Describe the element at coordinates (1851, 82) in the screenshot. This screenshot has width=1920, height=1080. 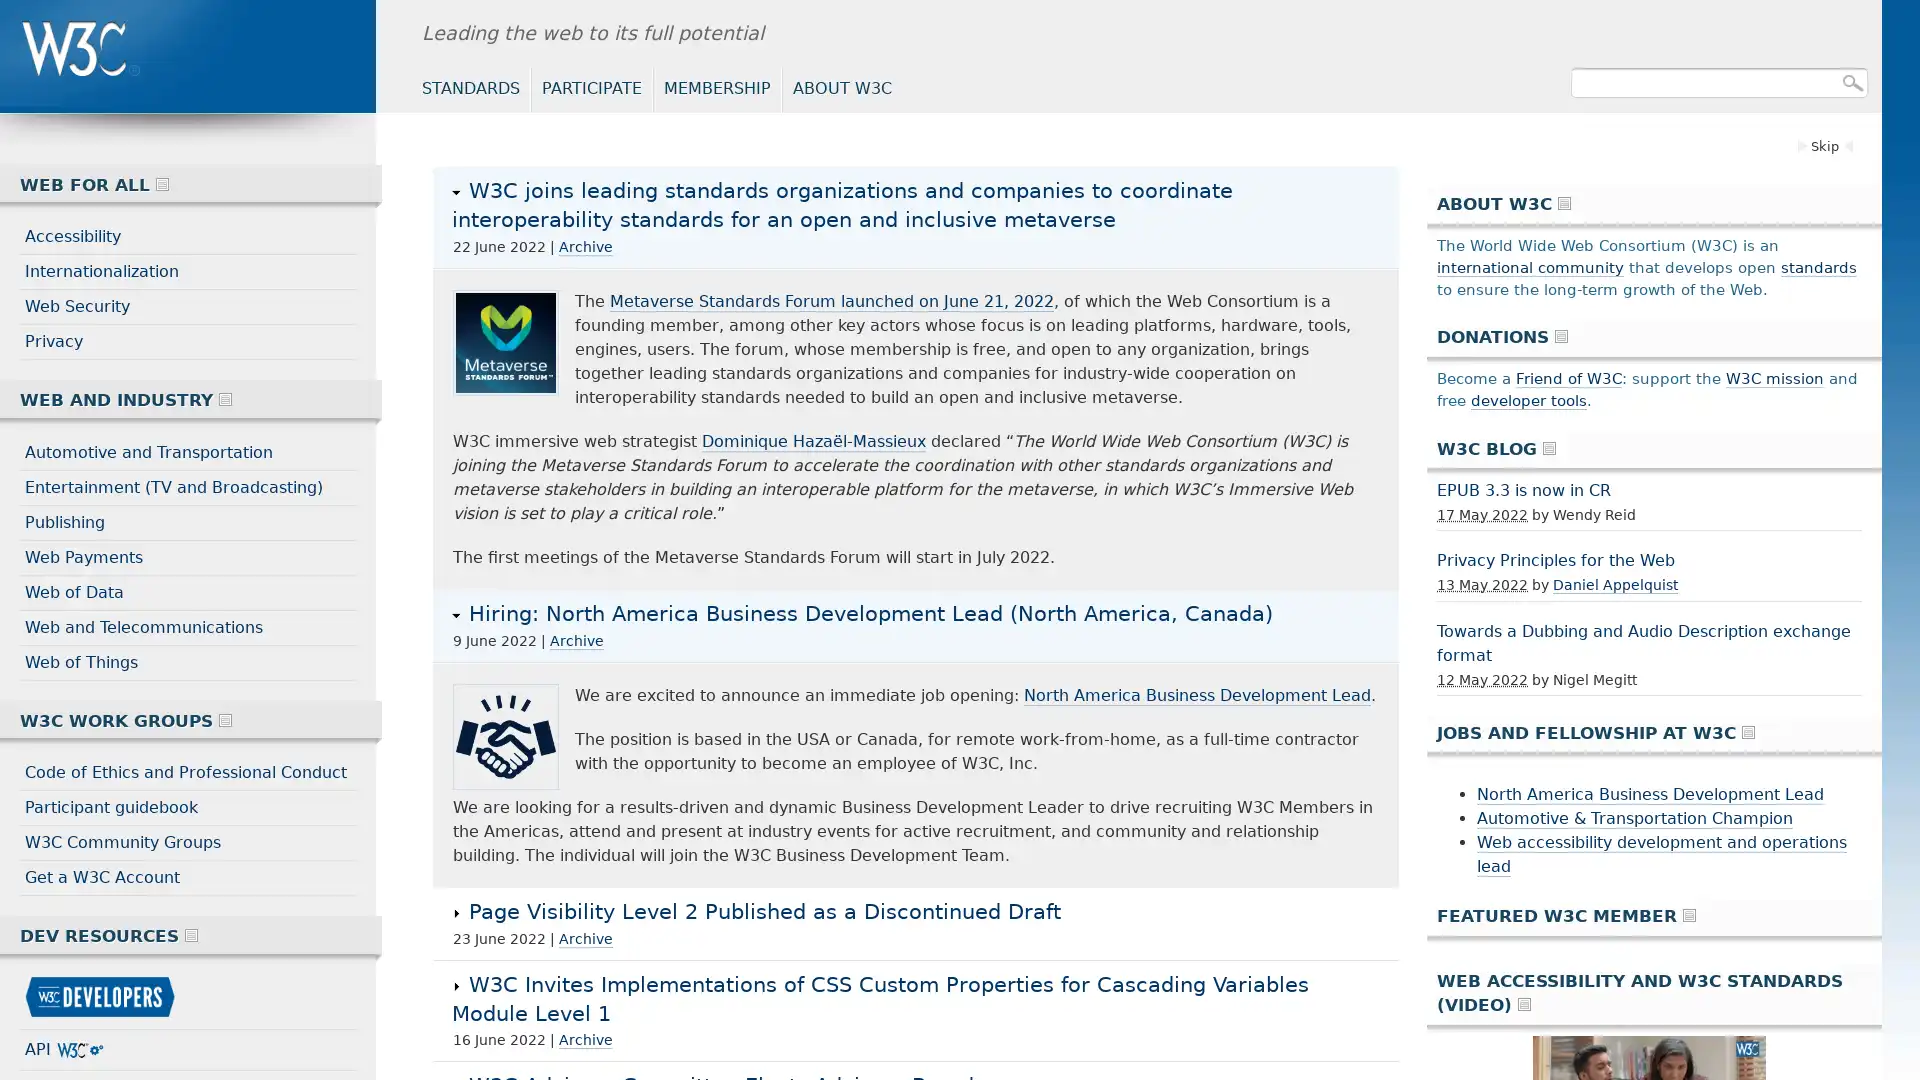
I see `Search` at that location.